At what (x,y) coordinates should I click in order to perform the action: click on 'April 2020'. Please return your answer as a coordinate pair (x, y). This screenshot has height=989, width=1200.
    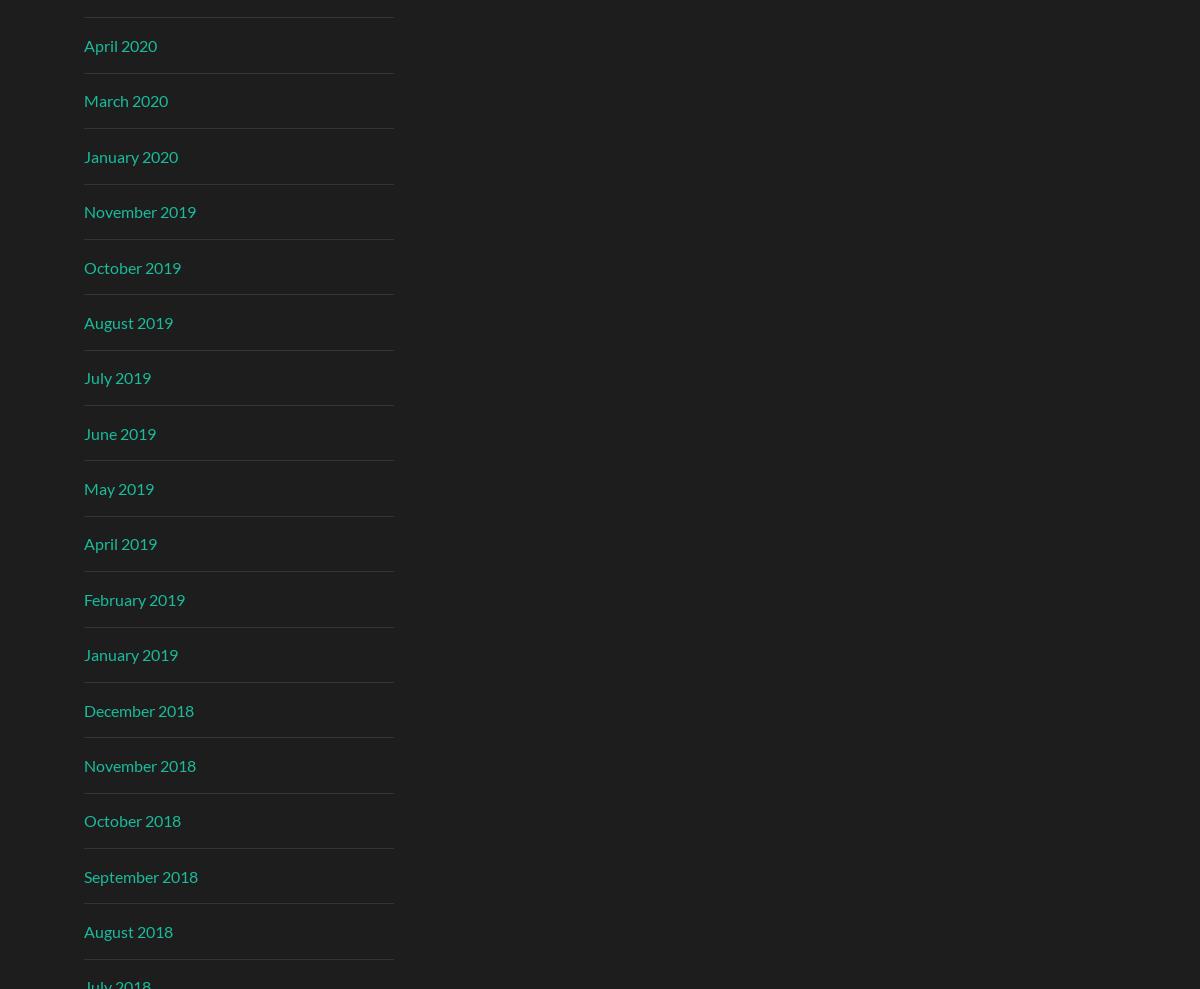
    Looking at the image, I should click on (84, 44).